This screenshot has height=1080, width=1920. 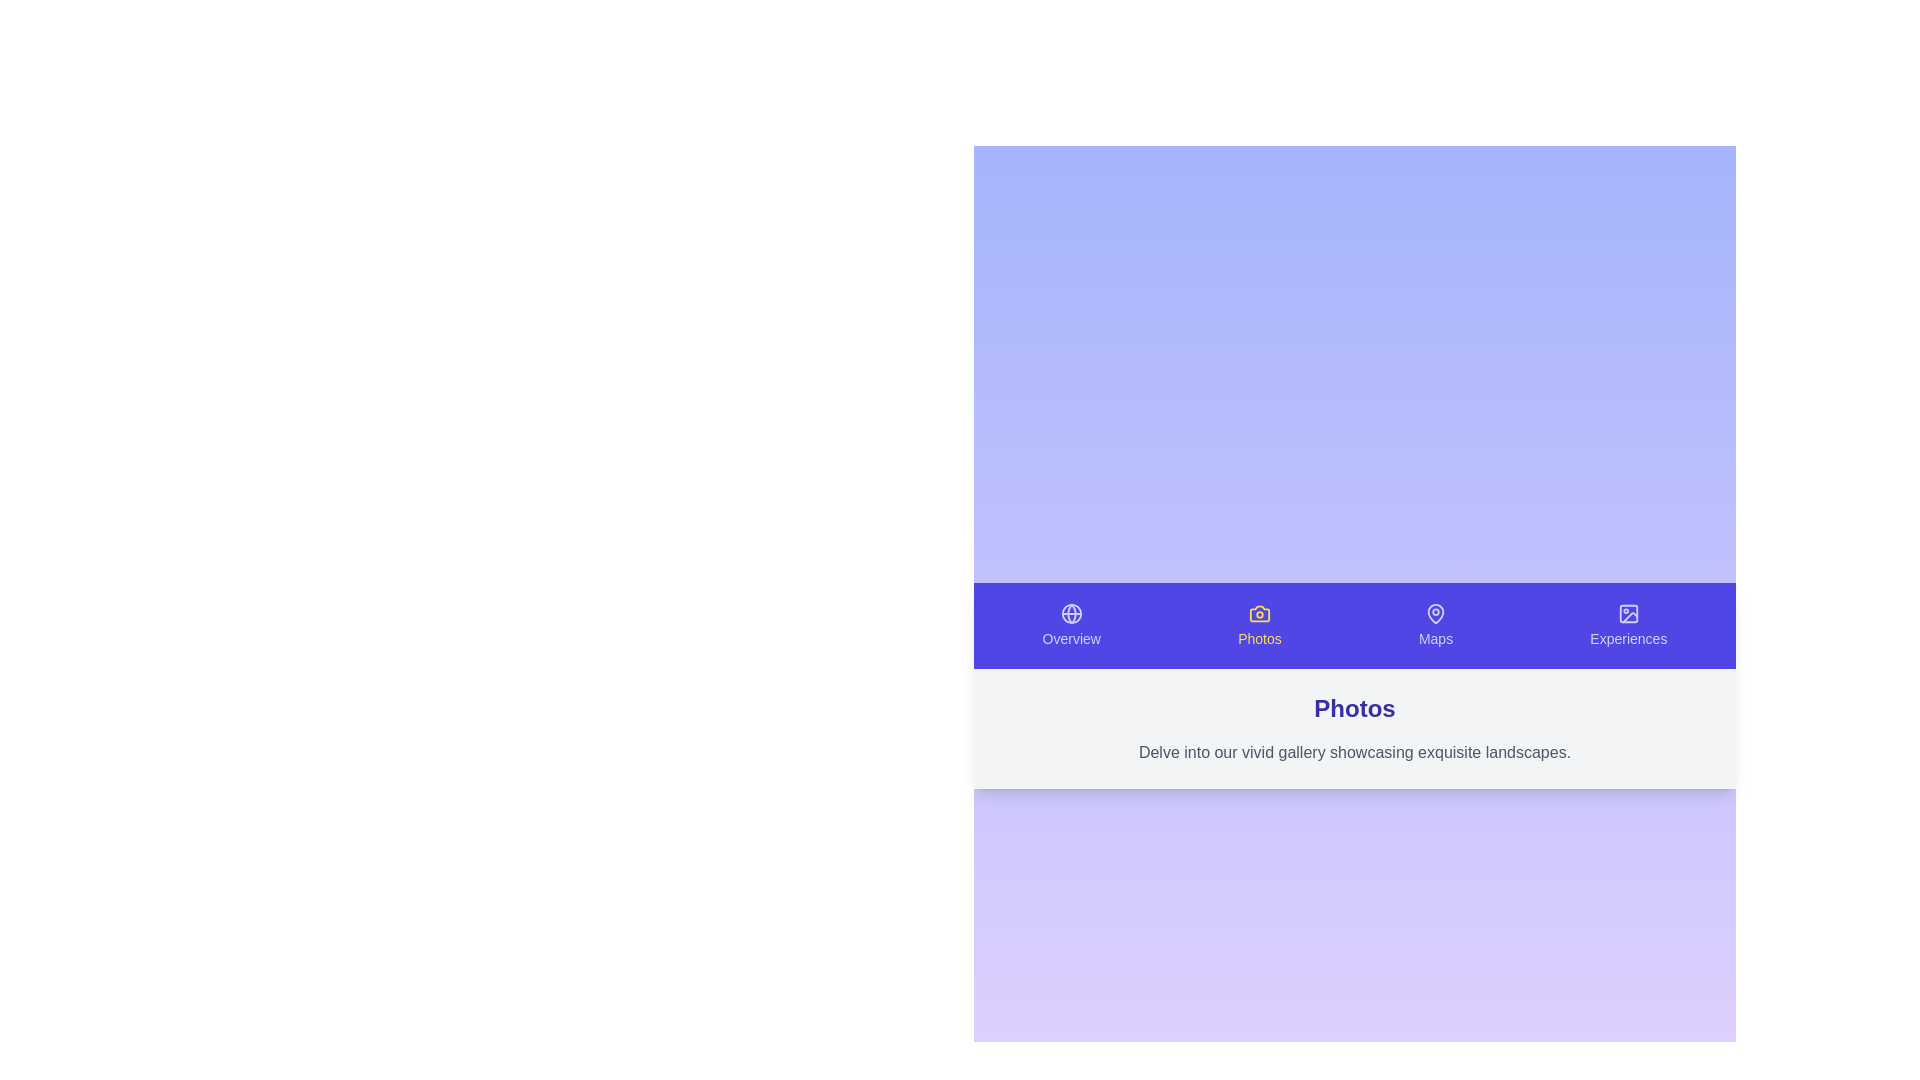 What do you see at coordinates (1258, 624) in the screenshot?
I see `the tab labeled Photos` at bounding box center [1258, 624].